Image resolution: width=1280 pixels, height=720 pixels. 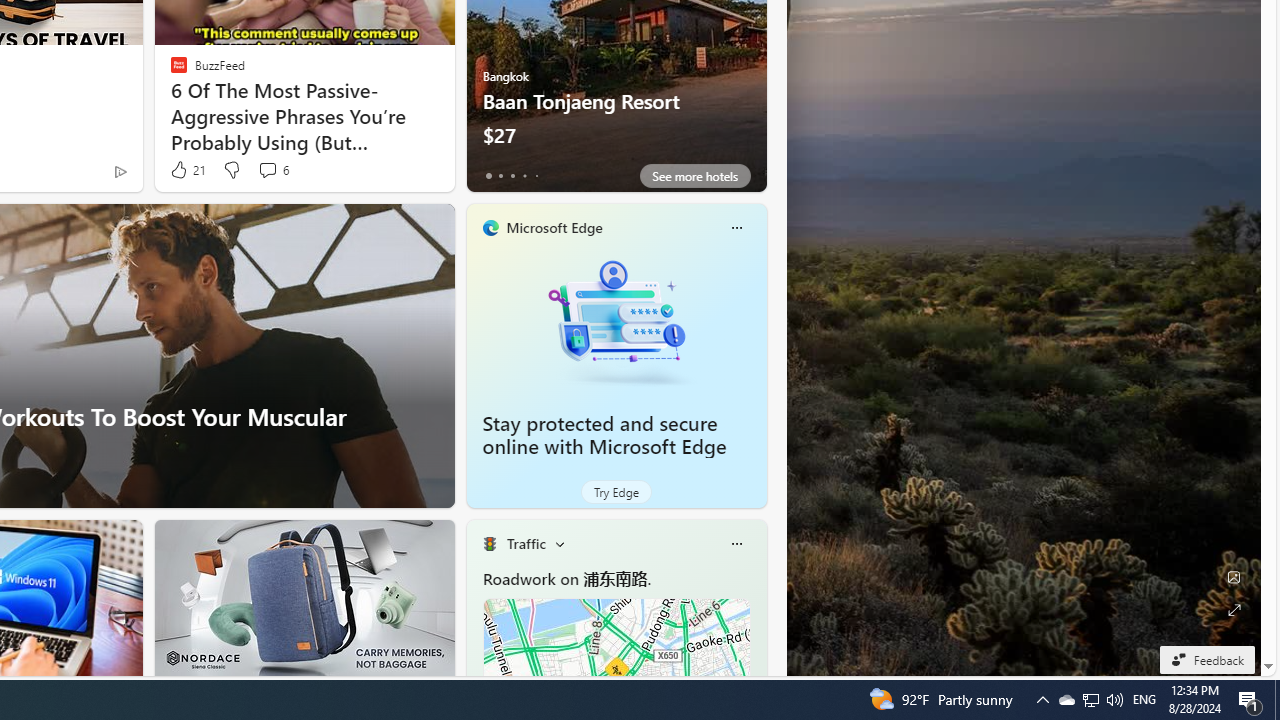 What do you see at coordinates (735, 543) in the screenshot?
I see `'Class: icon-img'` at bounding box center [735, 543].